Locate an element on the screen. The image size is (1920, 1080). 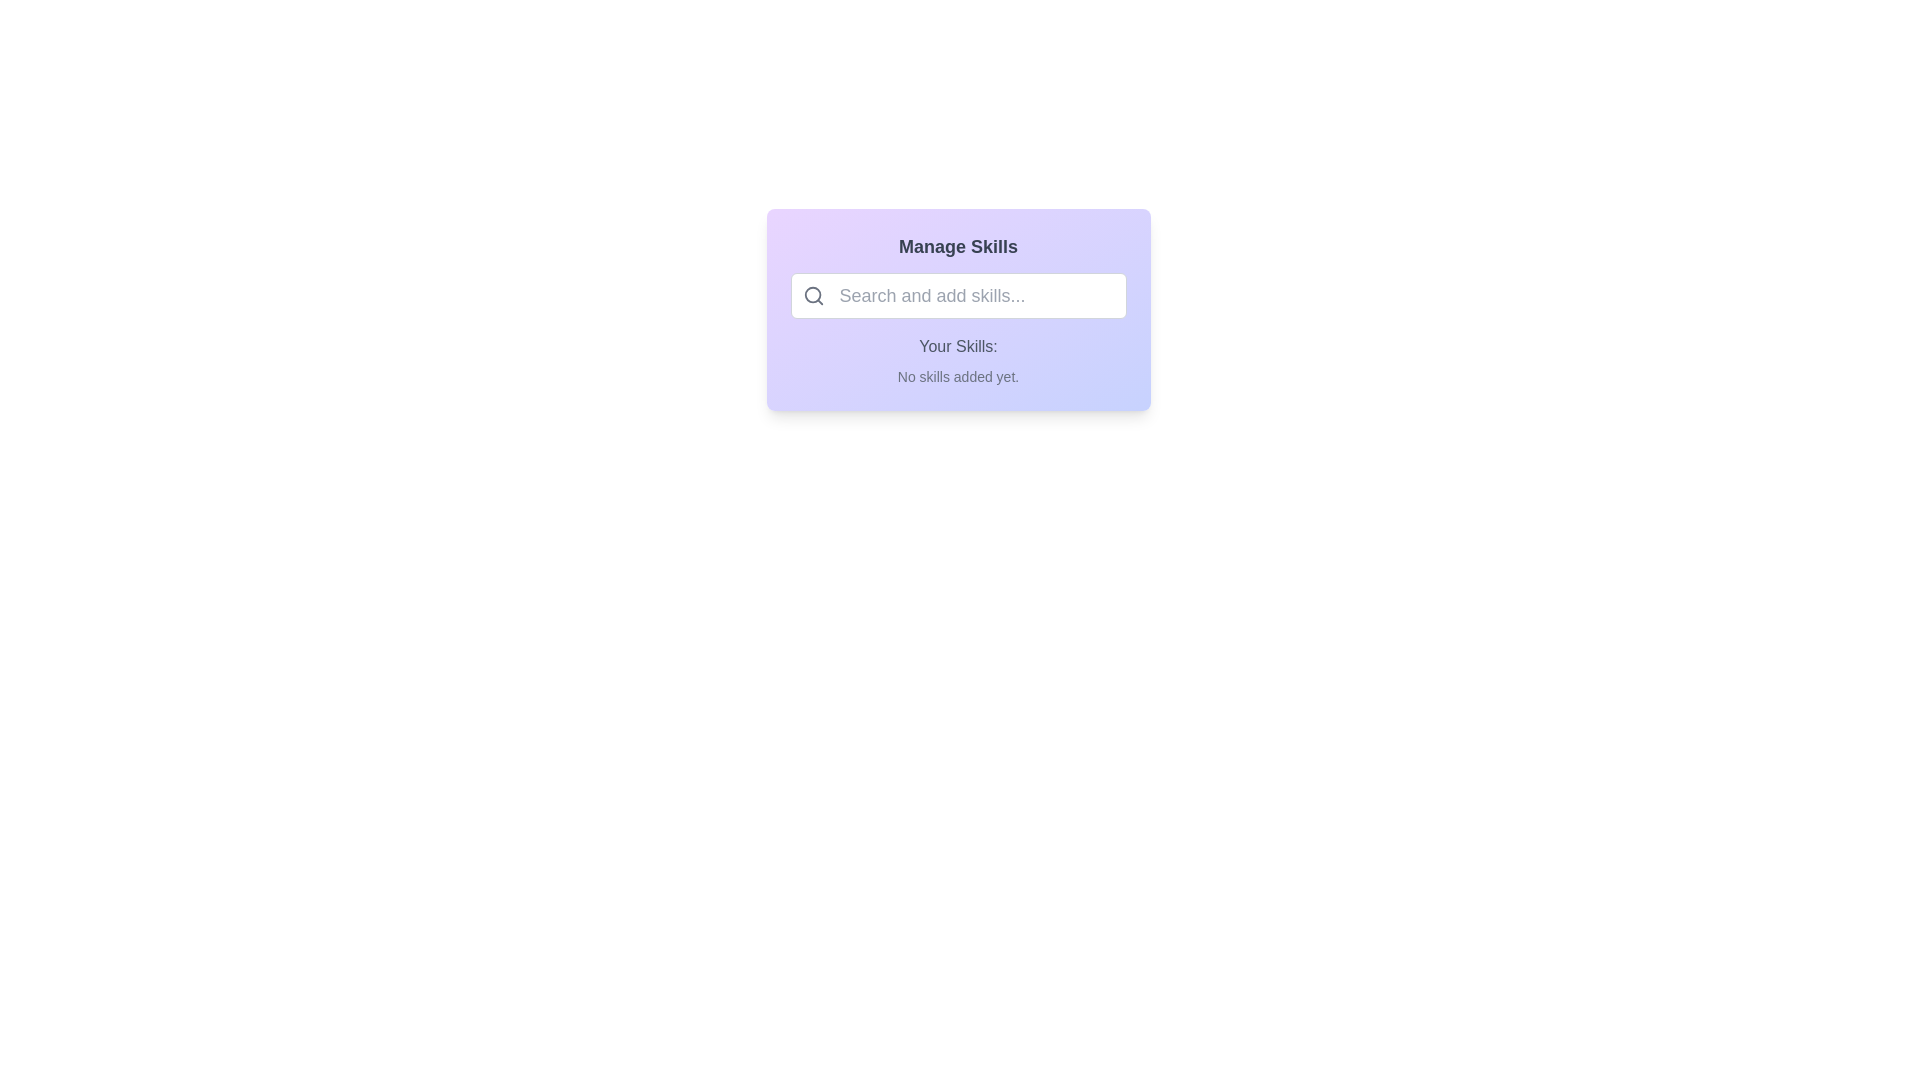
the text label that reads 'Your Skills:' which is styled in medium-sized, gray-colored, bold font and is centrally located within a card-like section is located at coordinates (957, 346).